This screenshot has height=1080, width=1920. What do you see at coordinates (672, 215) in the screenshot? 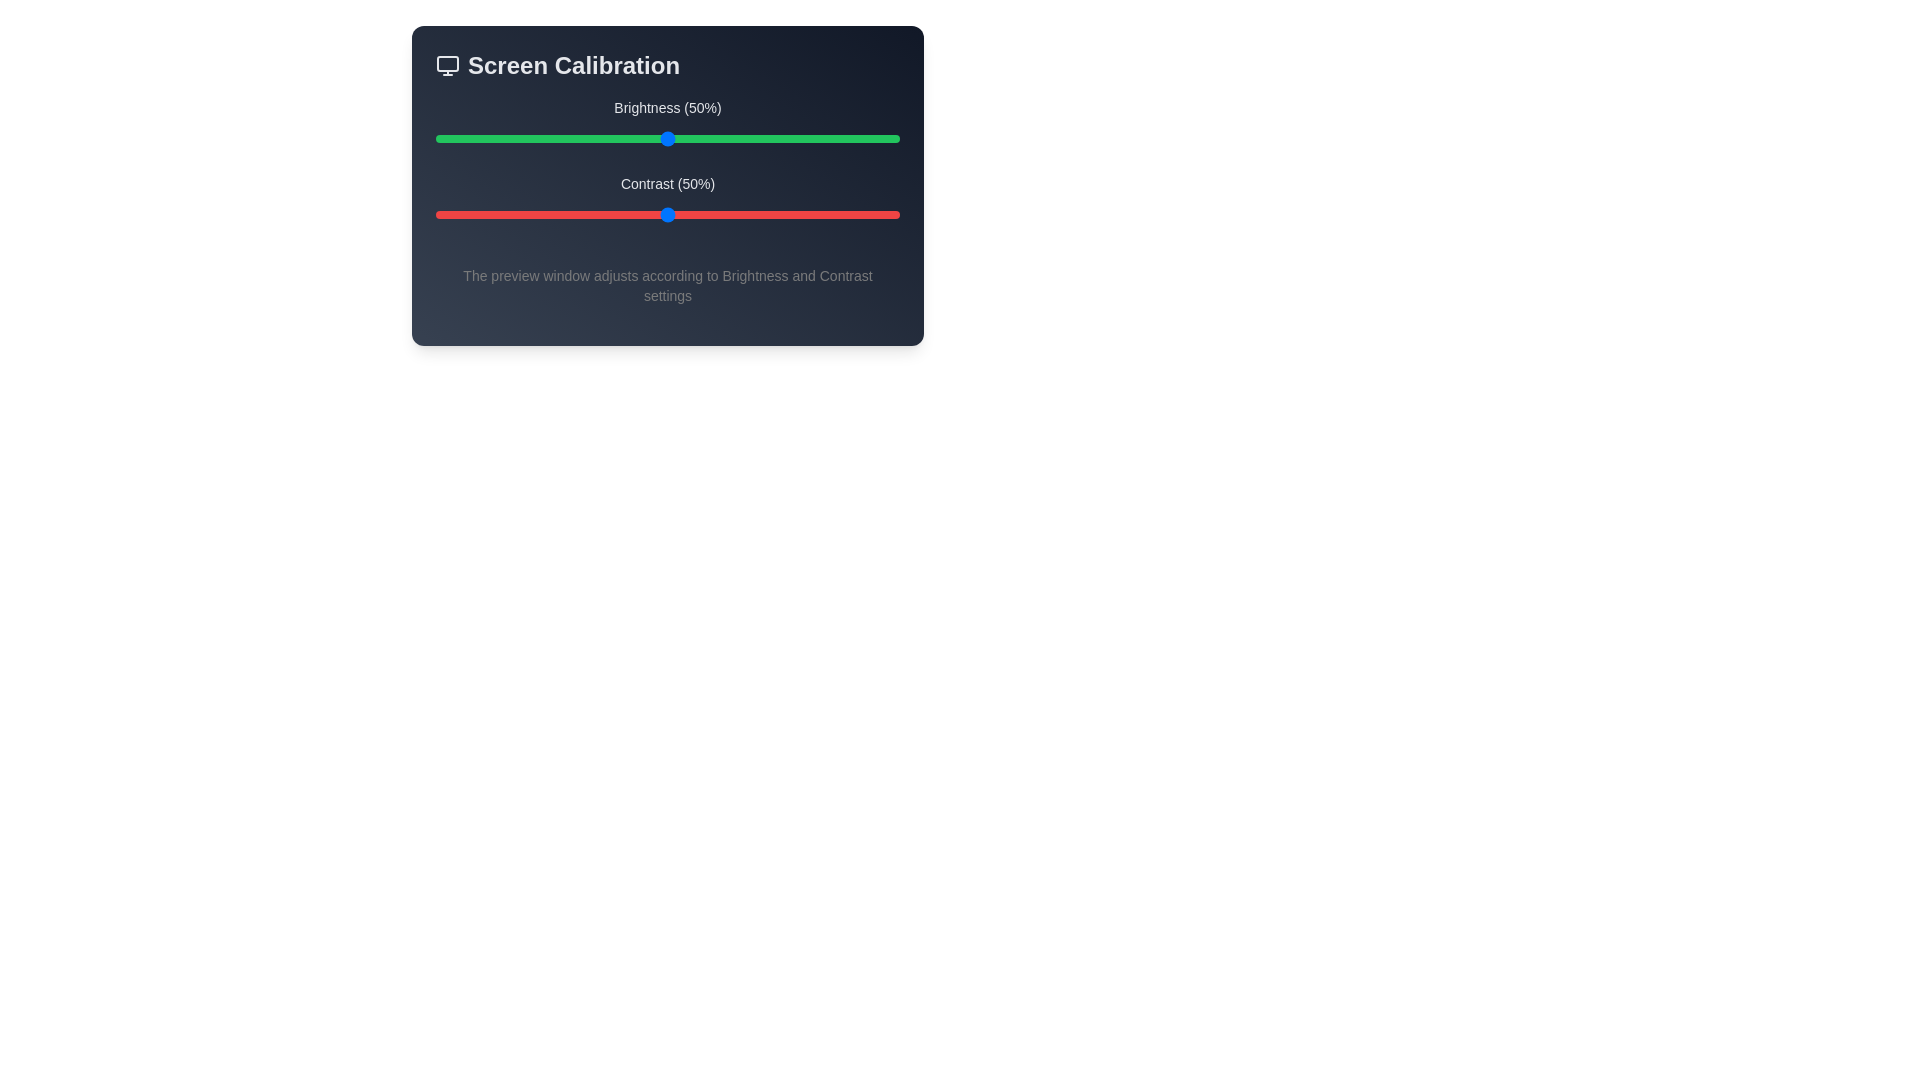
I see `the contrast slider to 51%` at bounding box center [672, 215].